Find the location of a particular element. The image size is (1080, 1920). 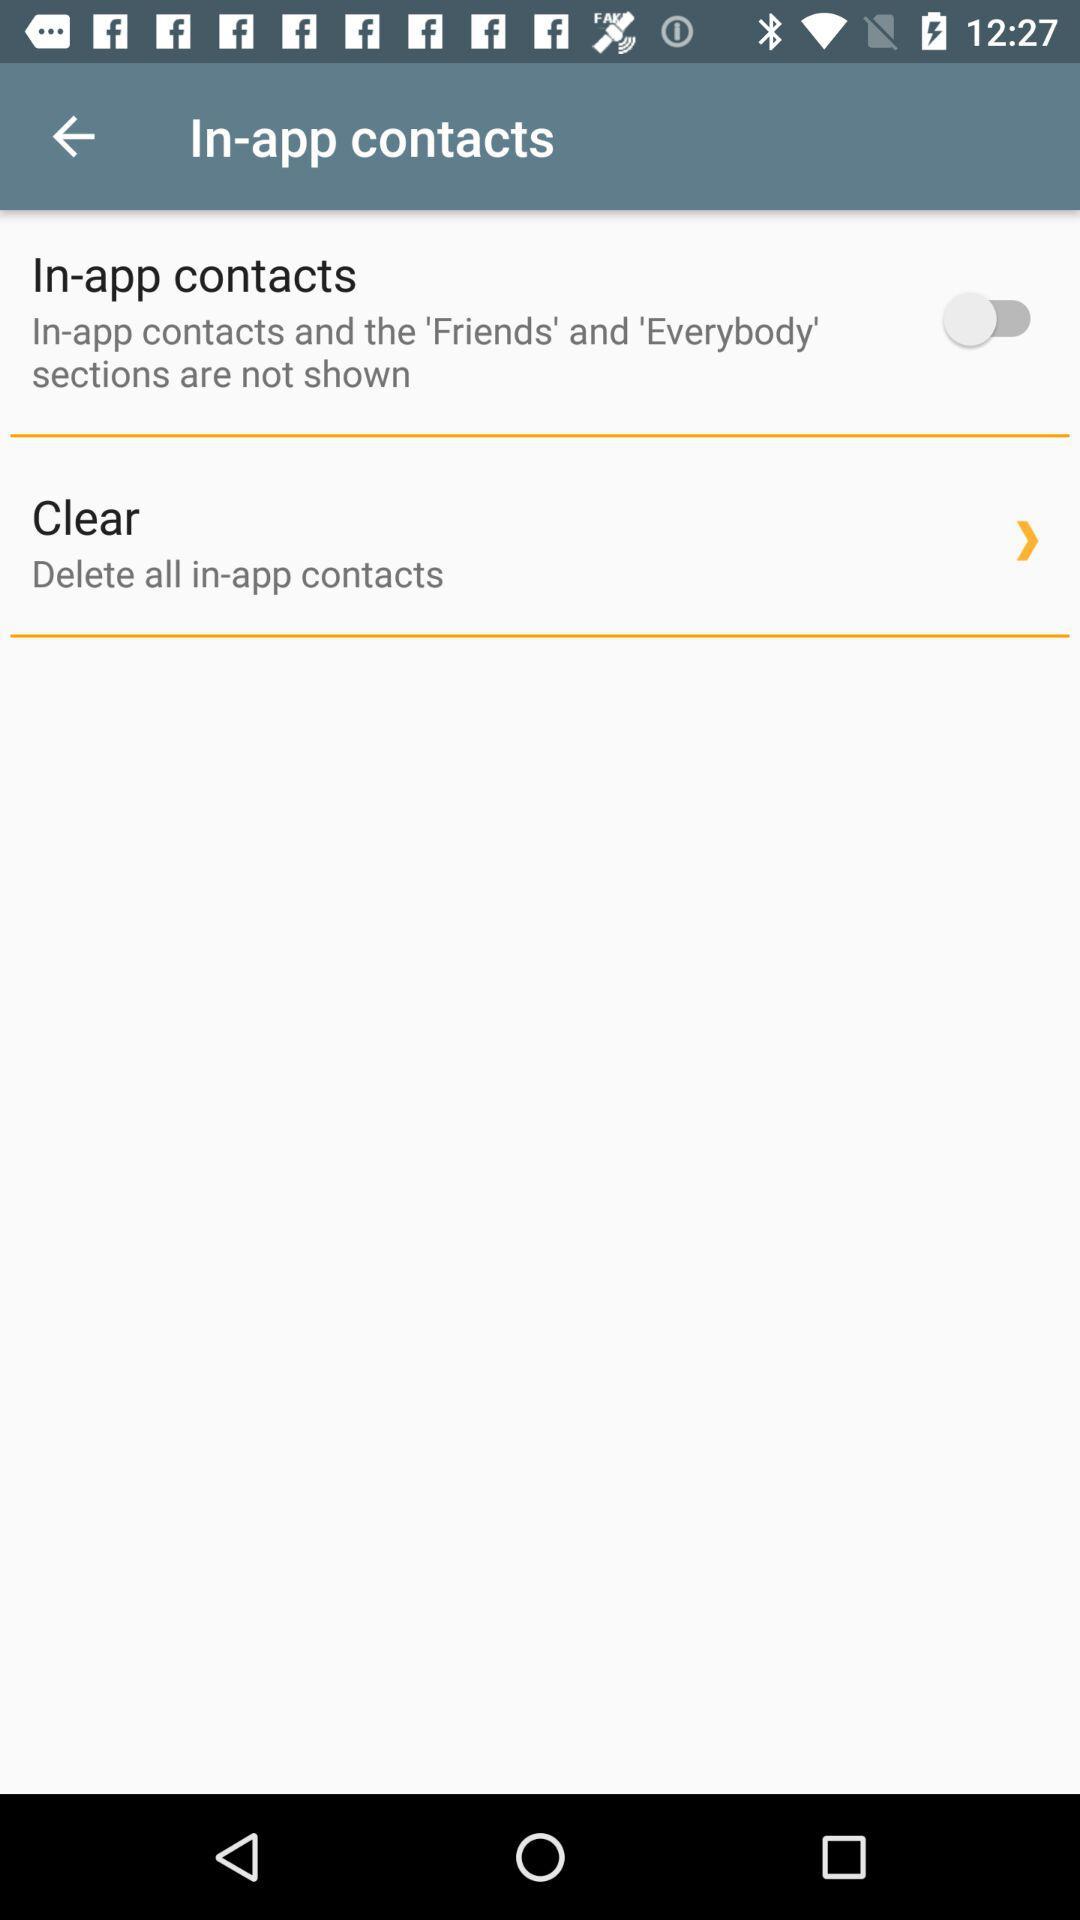

icon next to in-app contacts is located at coordinates (72, 135).